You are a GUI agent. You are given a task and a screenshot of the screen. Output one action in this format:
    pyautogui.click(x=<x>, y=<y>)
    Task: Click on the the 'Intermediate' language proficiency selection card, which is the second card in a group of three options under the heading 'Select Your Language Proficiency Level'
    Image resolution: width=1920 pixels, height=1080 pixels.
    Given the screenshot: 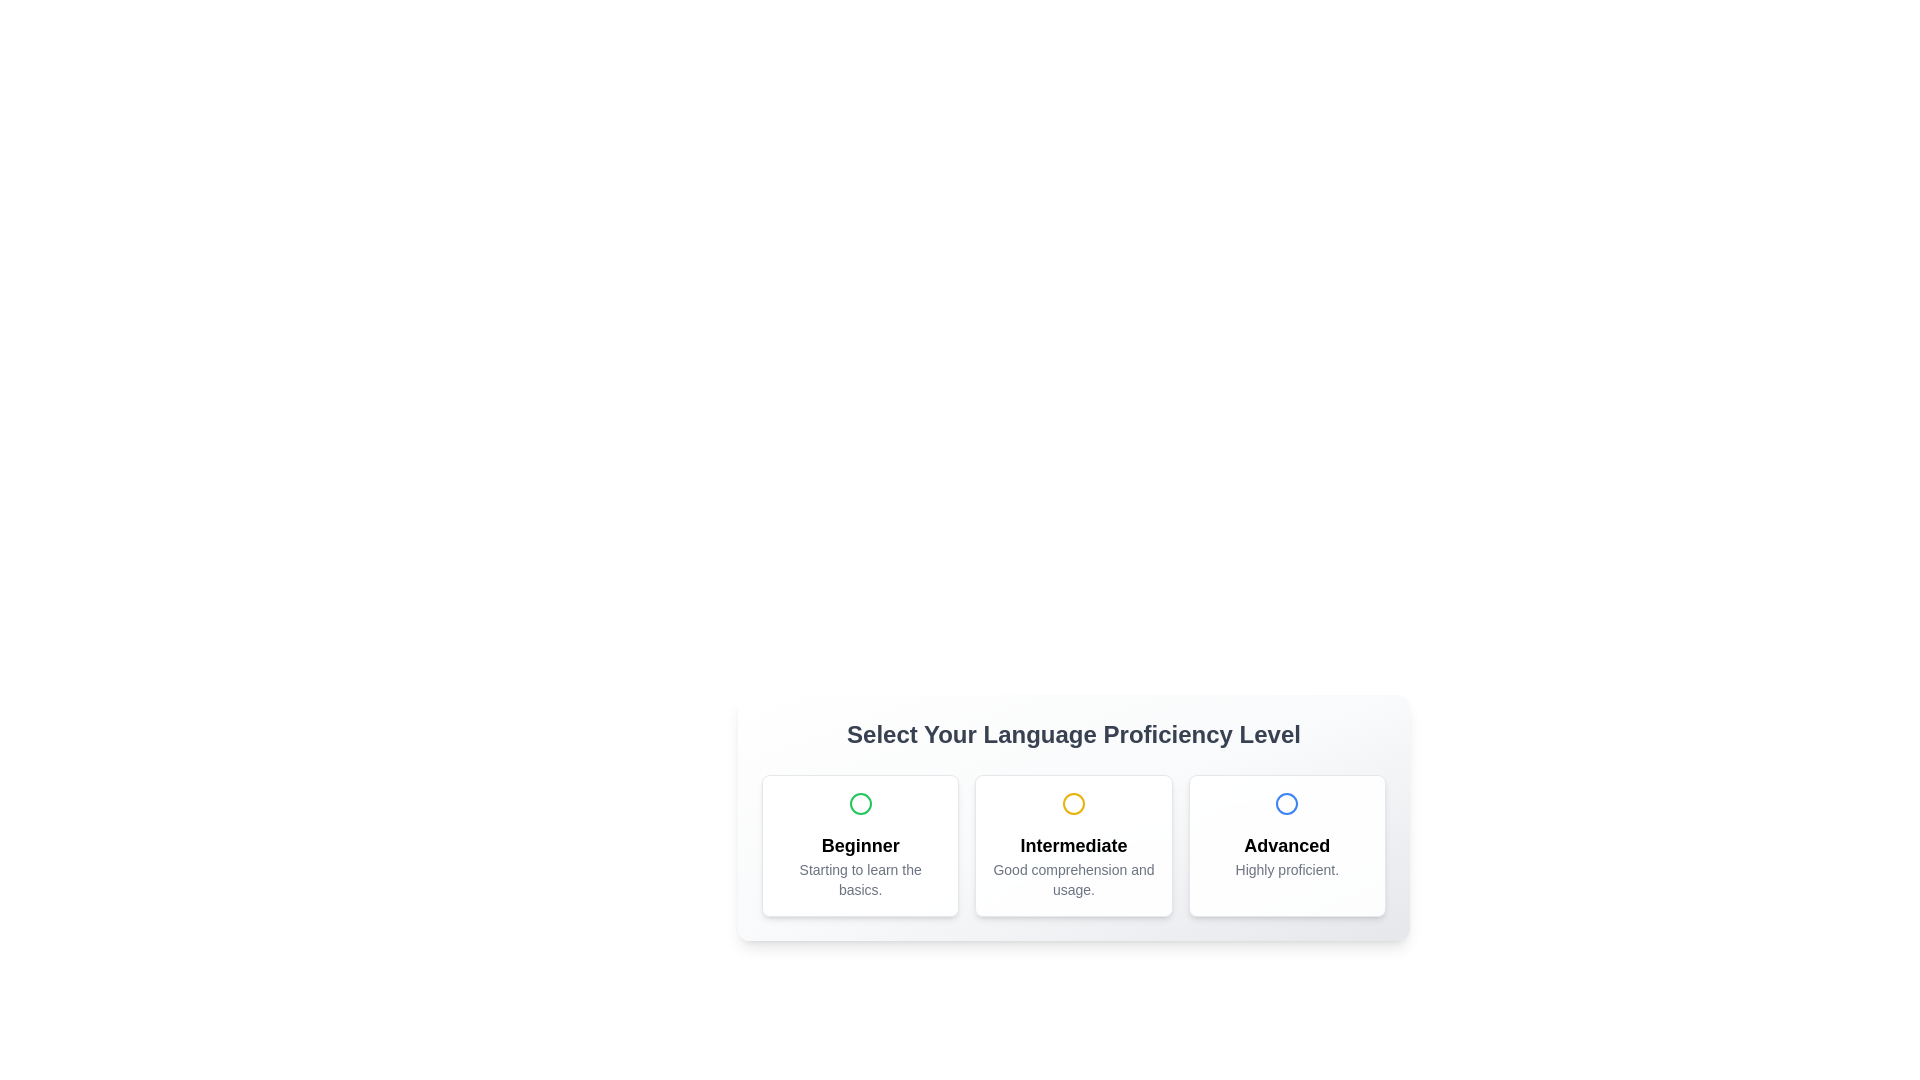 What is the action you would take?
    pyautogui.click(x=1073, y=817)
    